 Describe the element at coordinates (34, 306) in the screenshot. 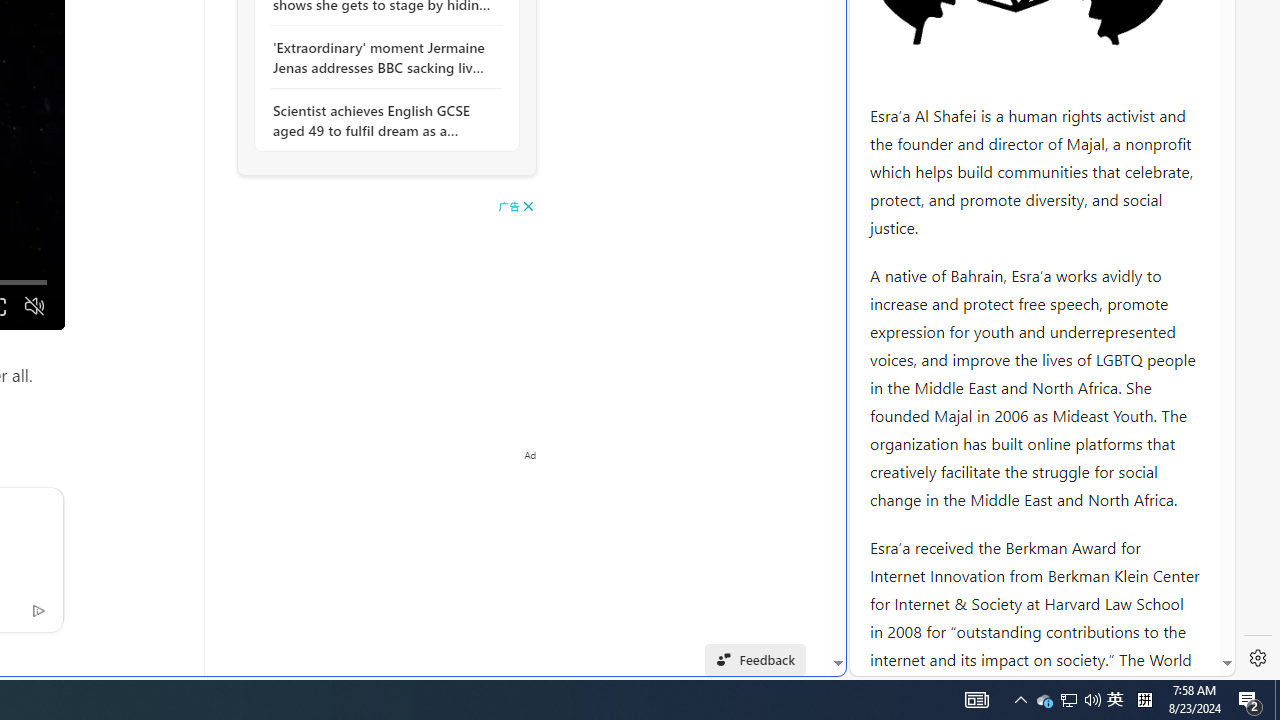

I see `'Unmute'` at that location.